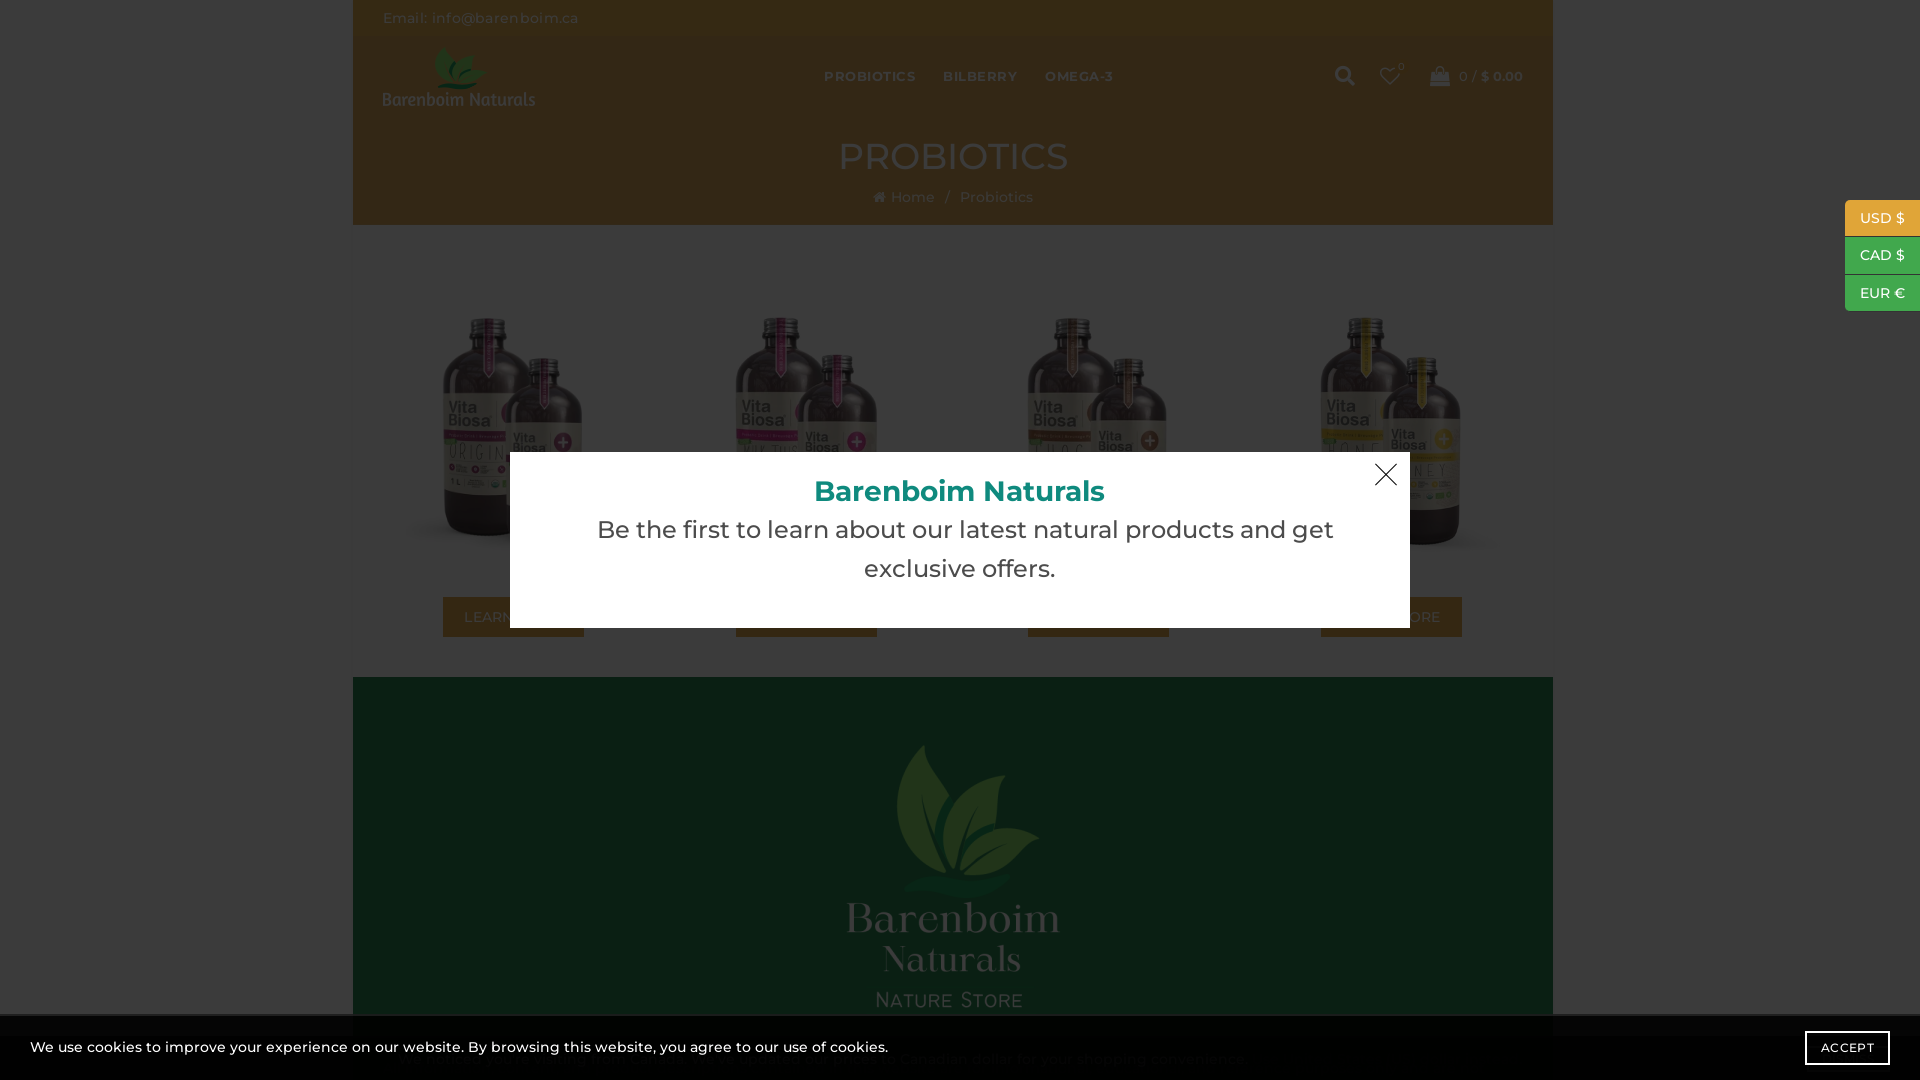 The height and width of the screenshot is (1080, 1920). Describe the element at coordinates (806, 616) in the screenshot. I see `'LEARN MORE'` at that location.